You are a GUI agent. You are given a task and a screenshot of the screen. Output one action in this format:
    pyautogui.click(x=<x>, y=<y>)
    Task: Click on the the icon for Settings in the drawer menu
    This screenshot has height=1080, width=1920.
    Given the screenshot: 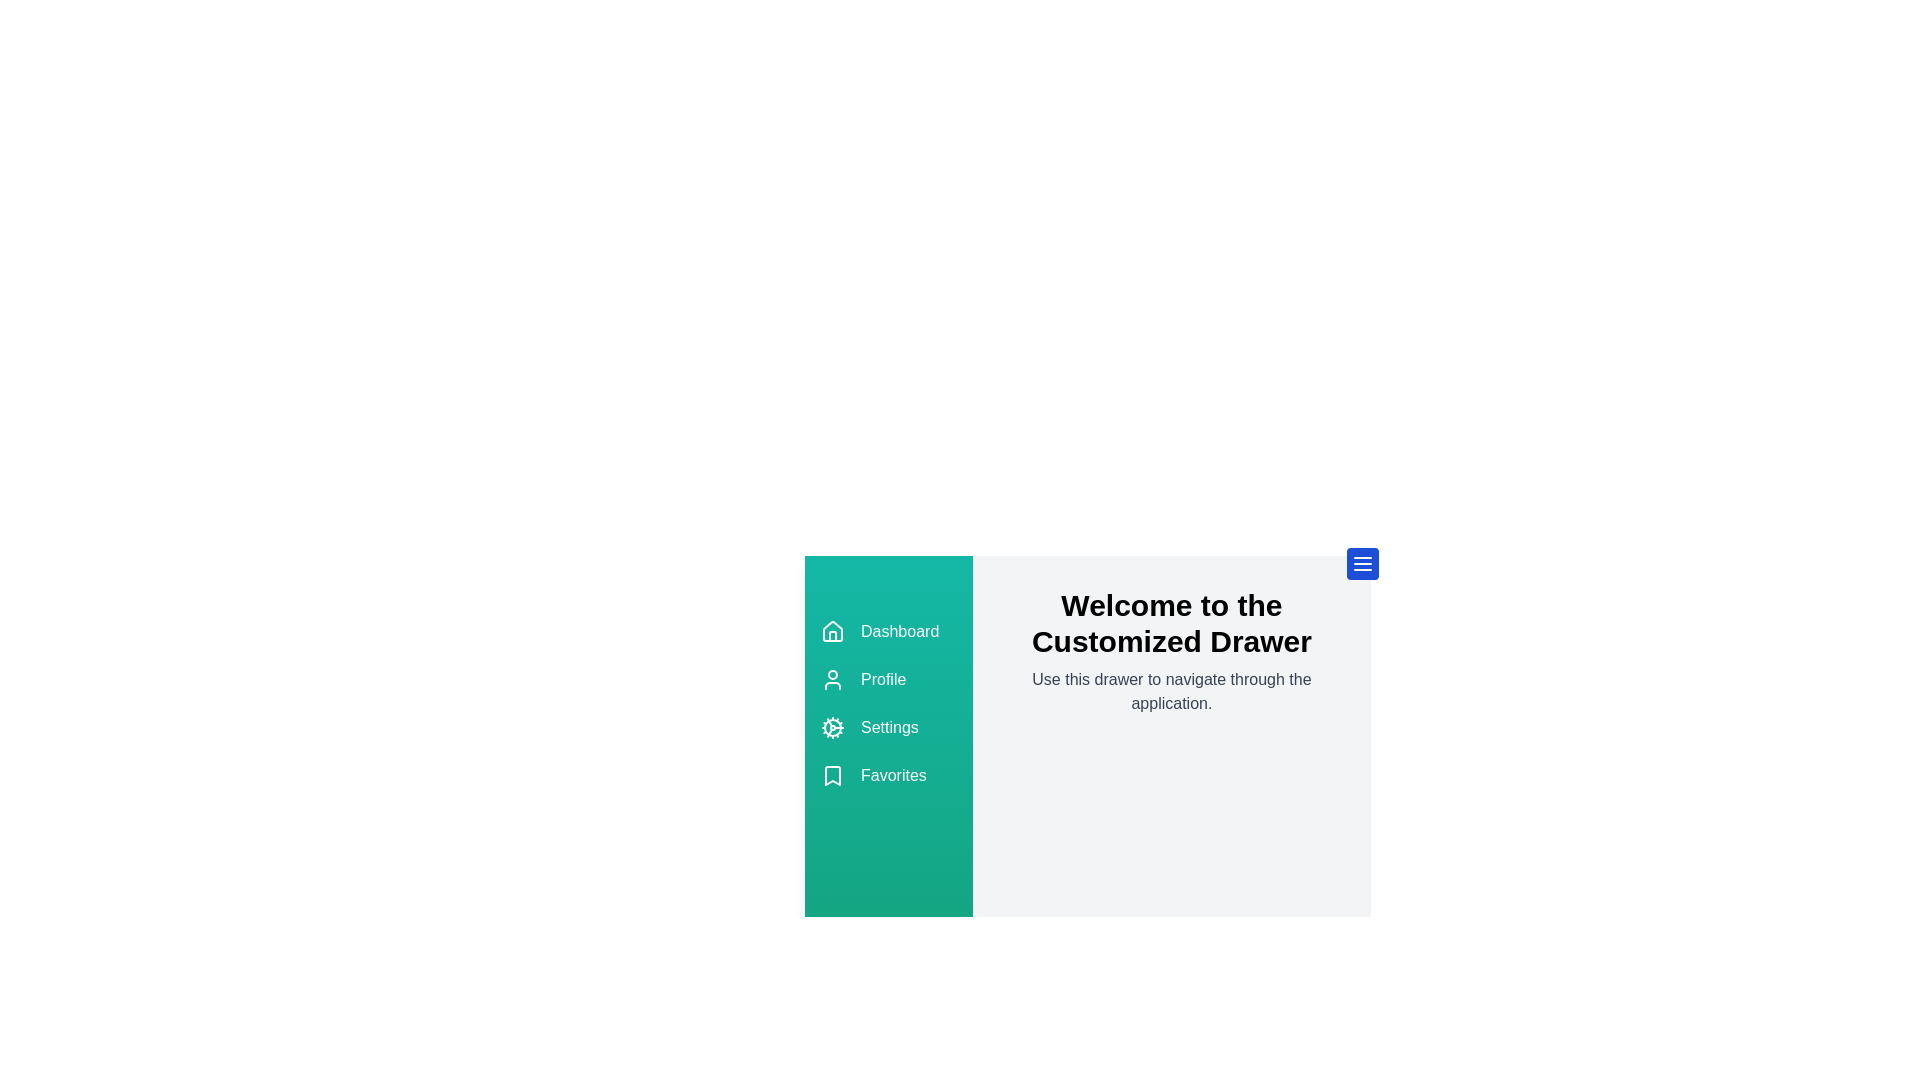 What is the action you would take?
    pyautogui.click(x=833, y=728)
    